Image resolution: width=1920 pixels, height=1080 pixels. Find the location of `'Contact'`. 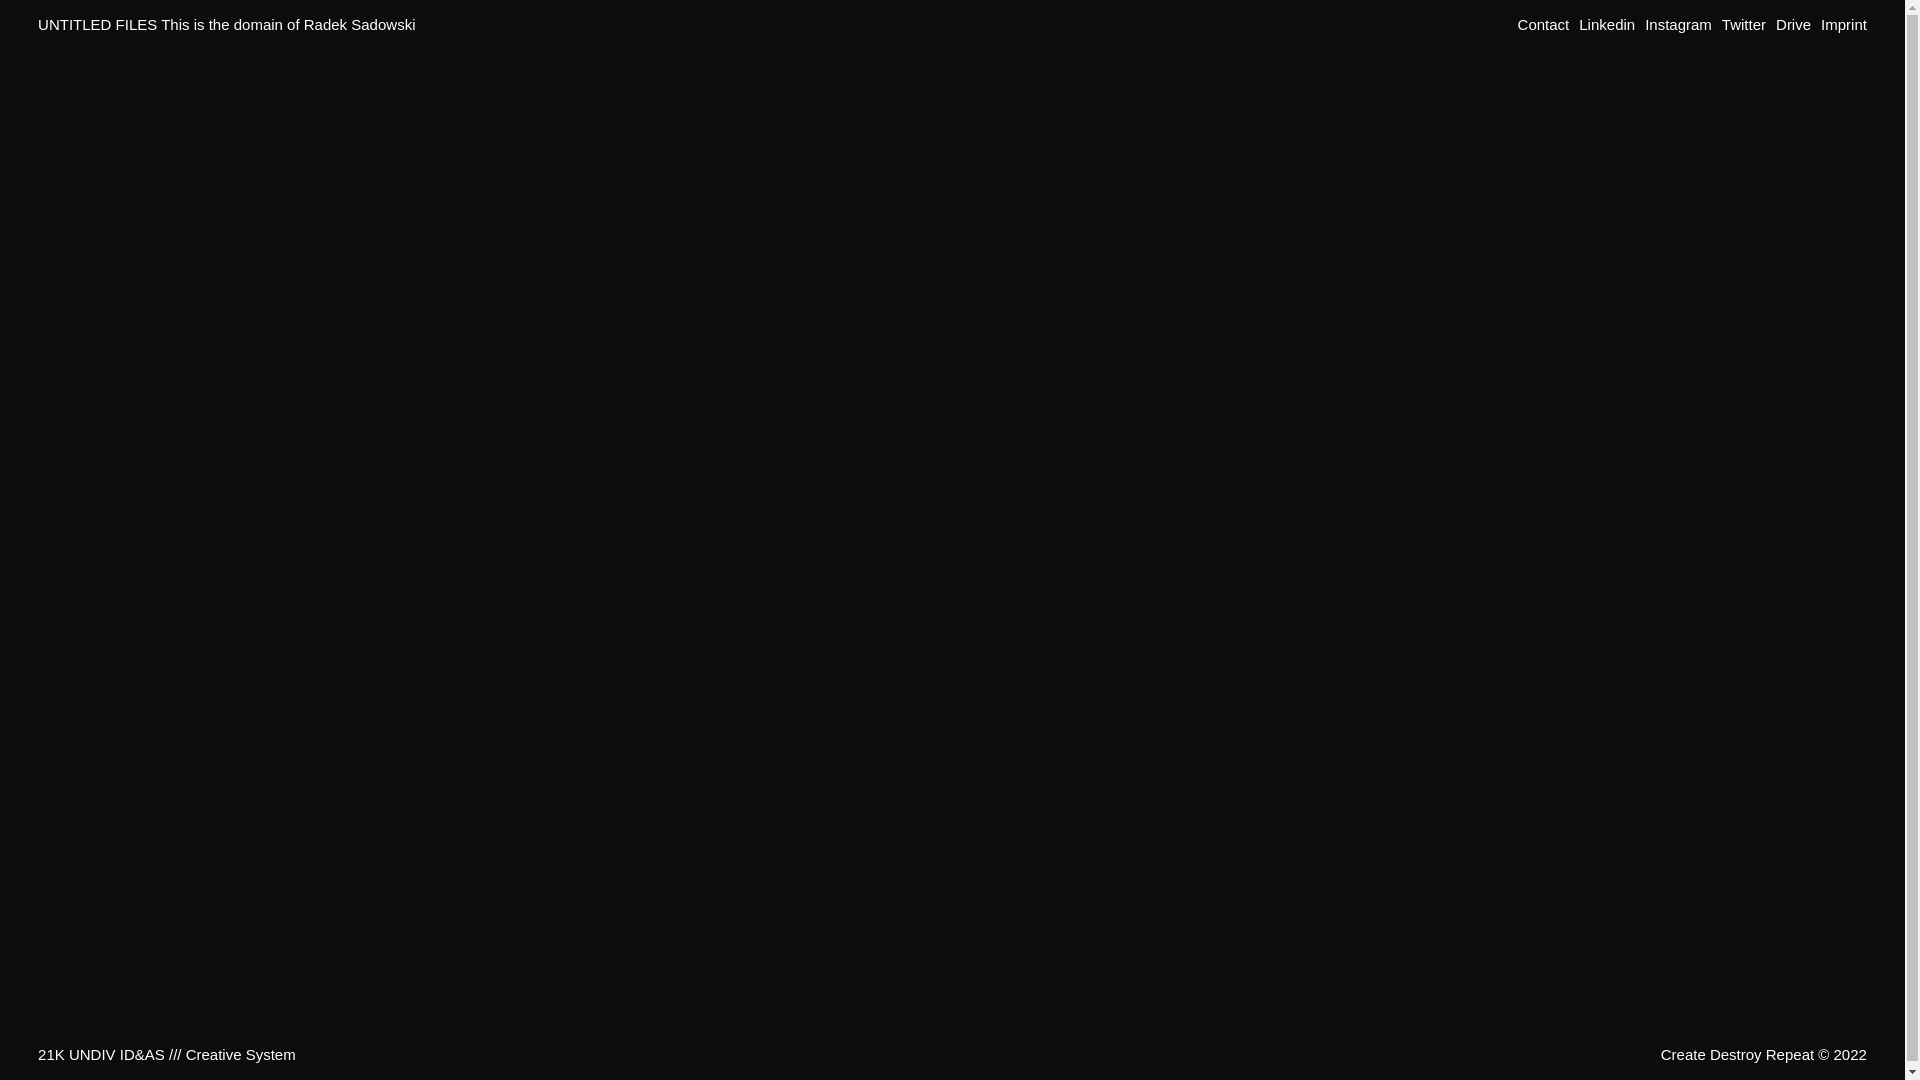

'Contact' is located at coordinates (1543, 24).